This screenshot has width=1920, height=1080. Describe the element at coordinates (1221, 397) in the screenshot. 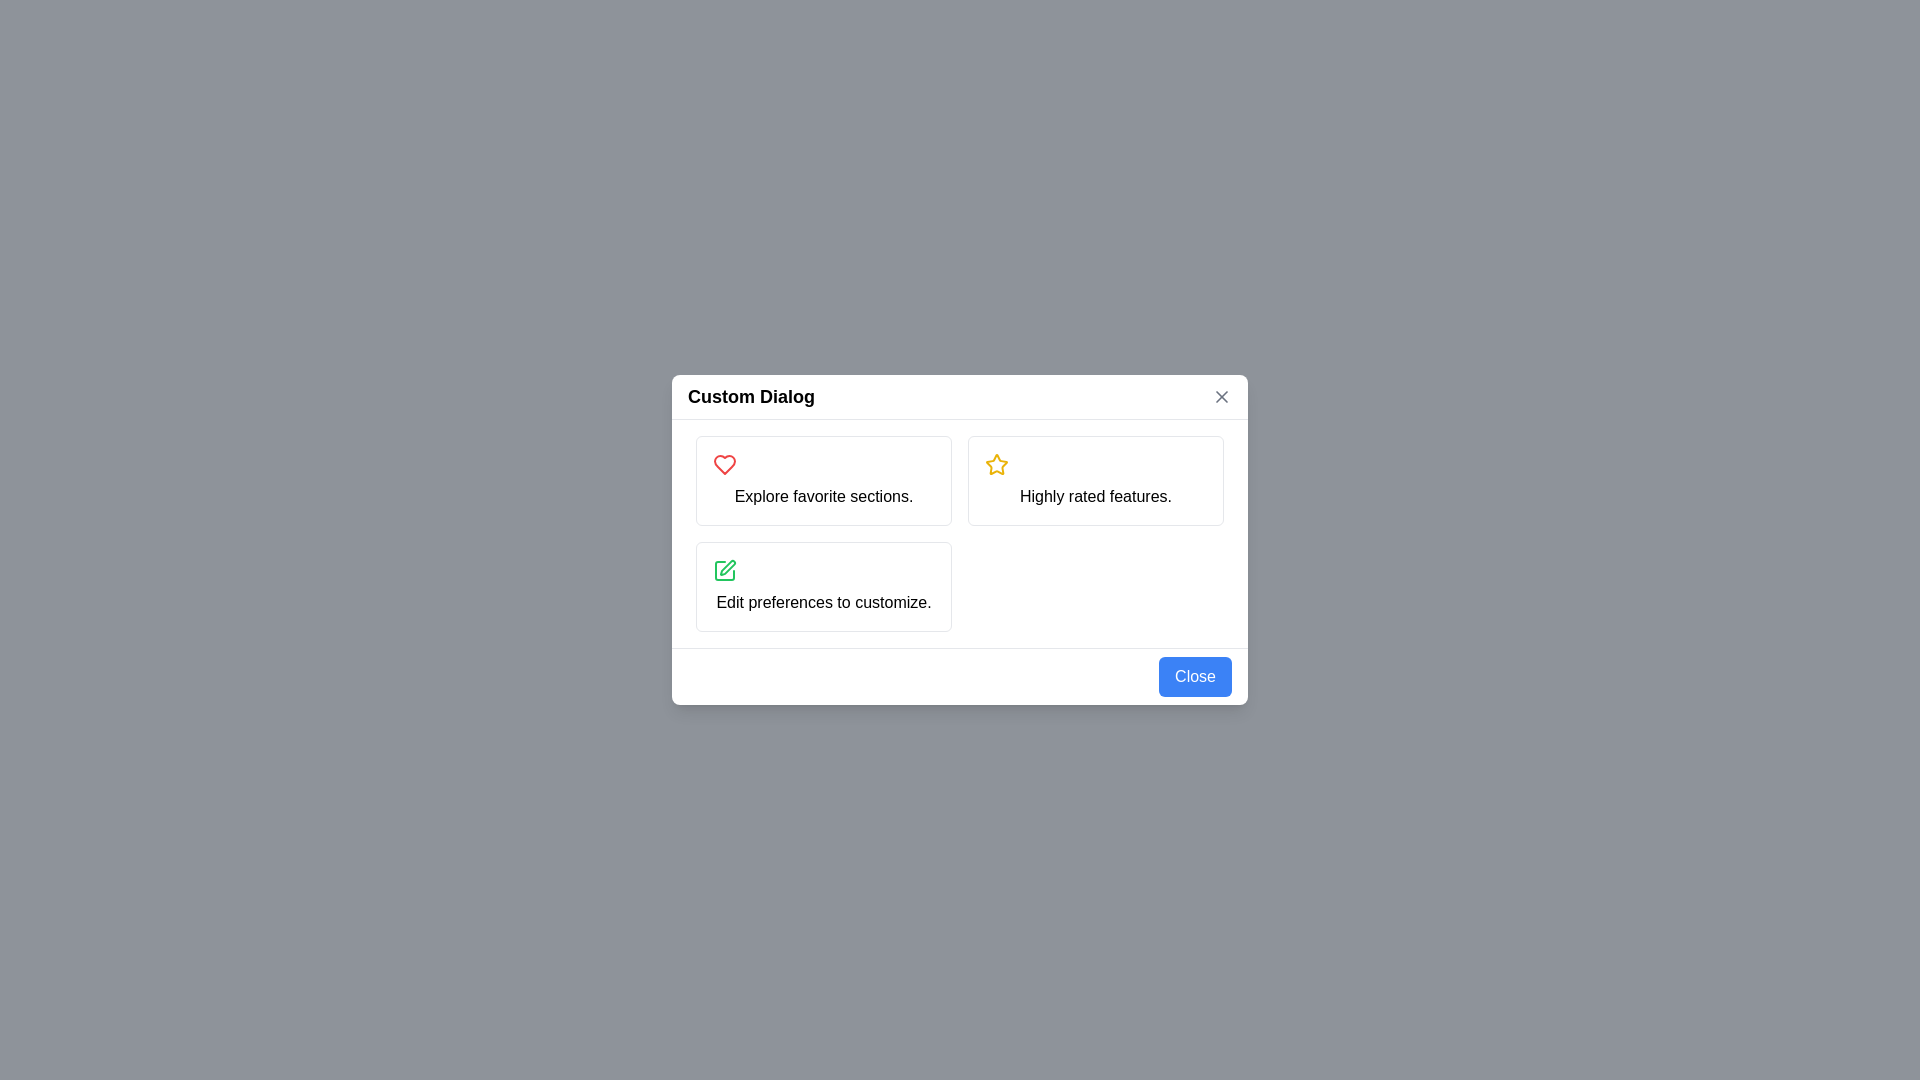

I see `the 'Close' button represented as a diagonal cross located at the top-right corner of the 'Custom Dialog' modal` at that location.